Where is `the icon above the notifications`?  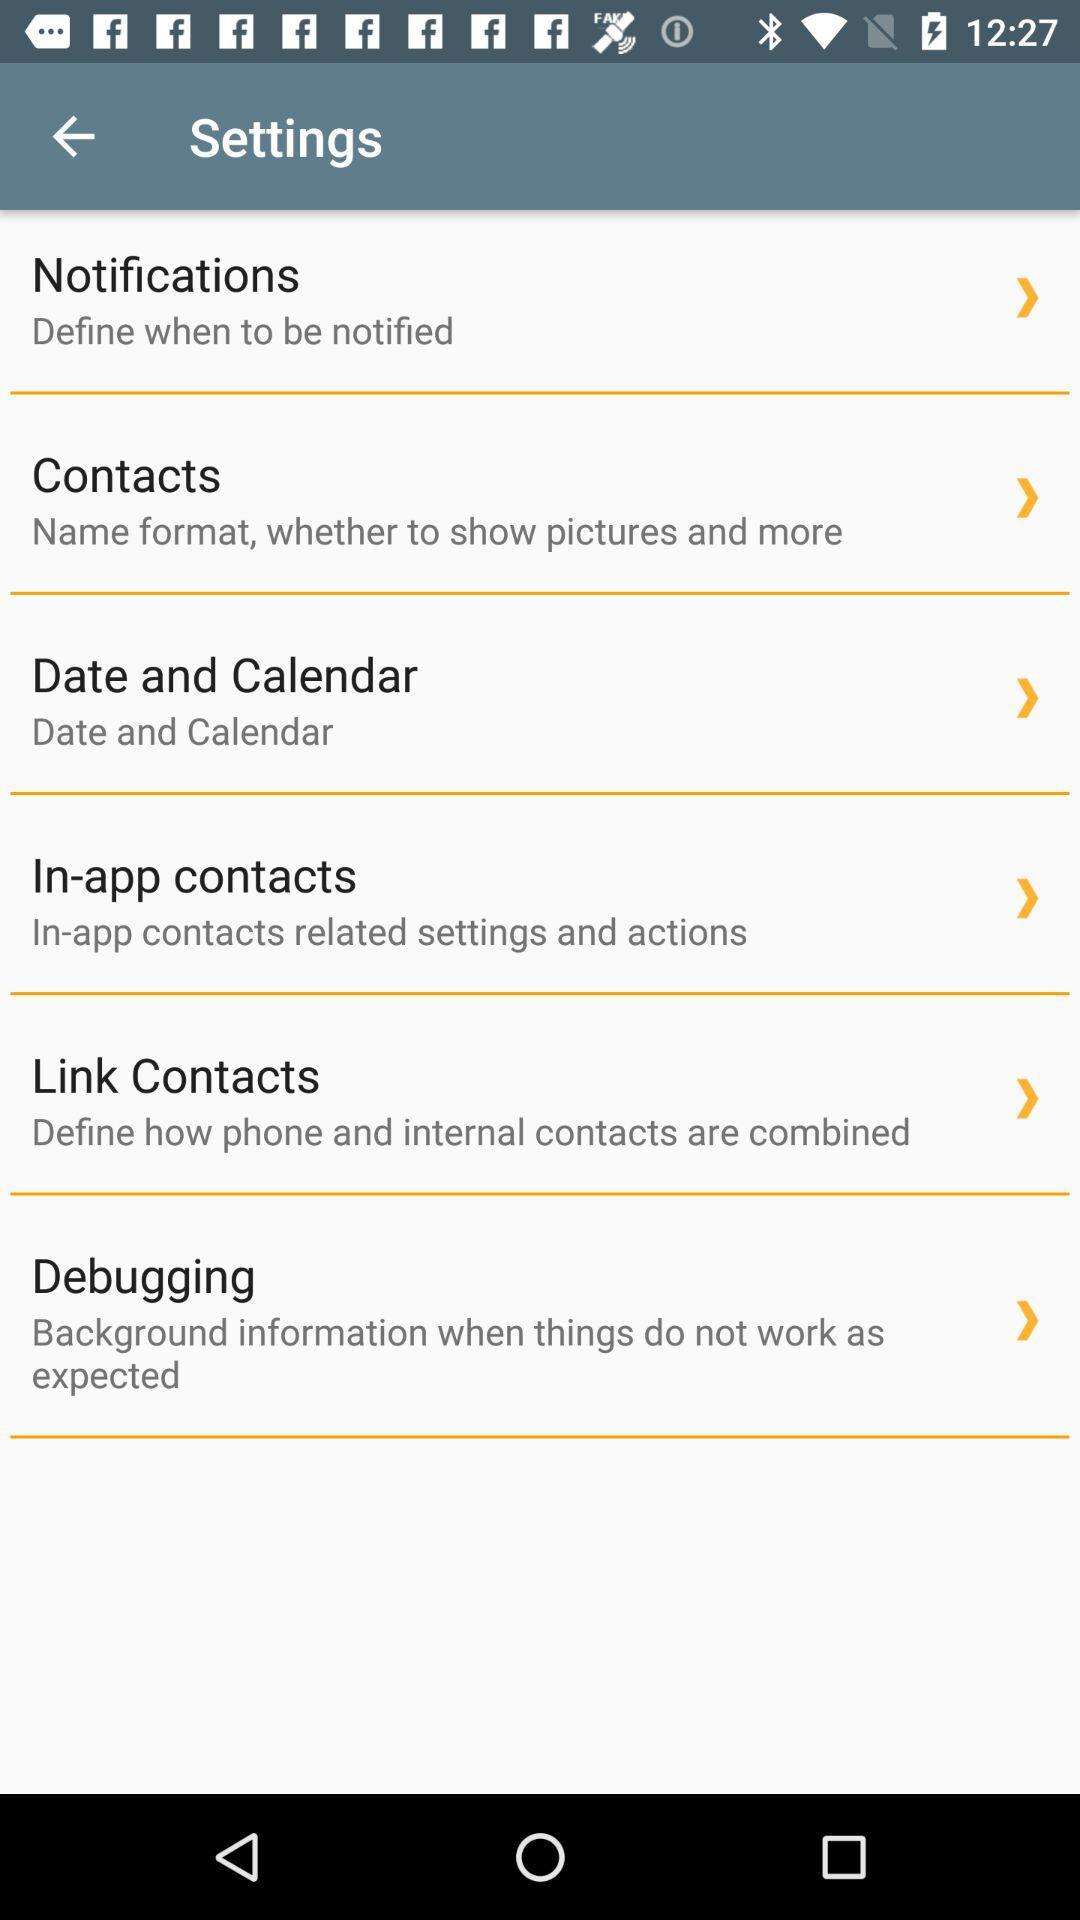
the icon above the notifications is located at coordinates (72, 135).